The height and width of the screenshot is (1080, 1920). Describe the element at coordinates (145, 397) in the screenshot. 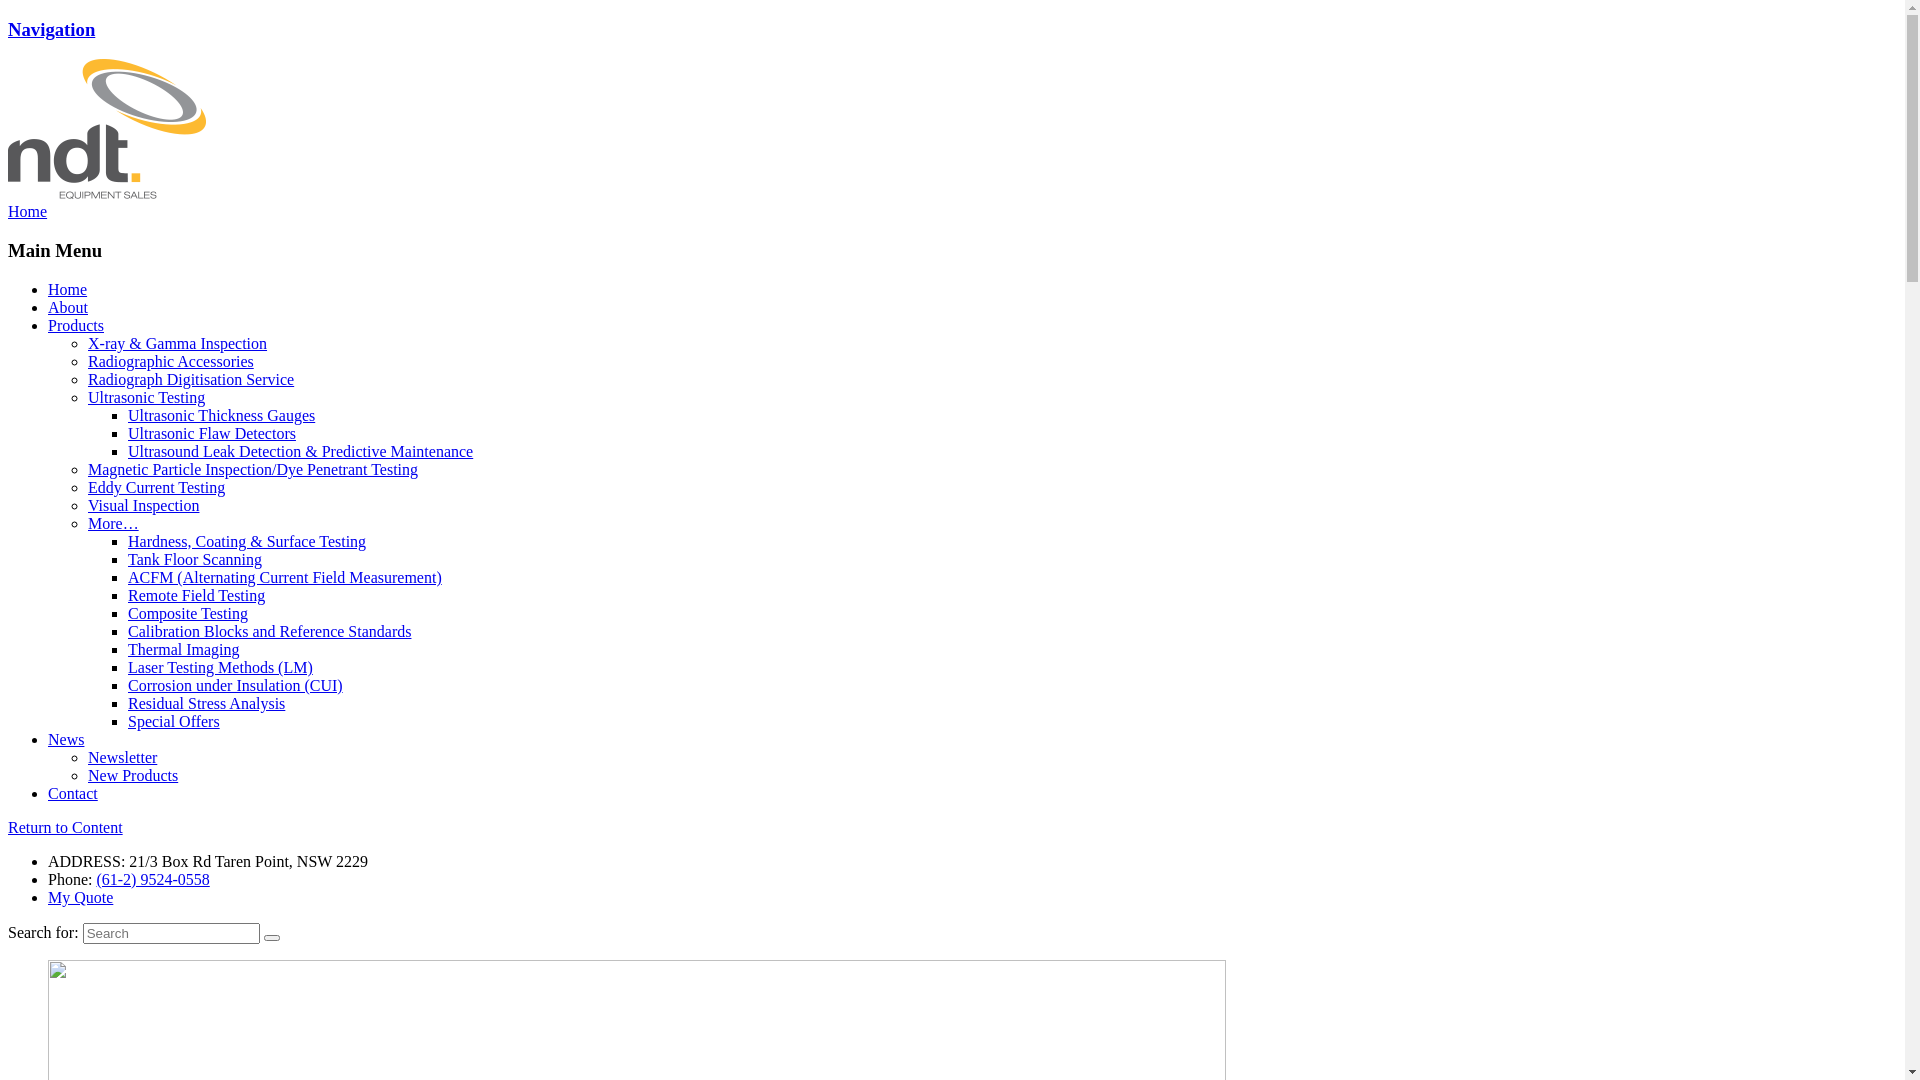

I see `'Ultrasonic Testing'` at that location.